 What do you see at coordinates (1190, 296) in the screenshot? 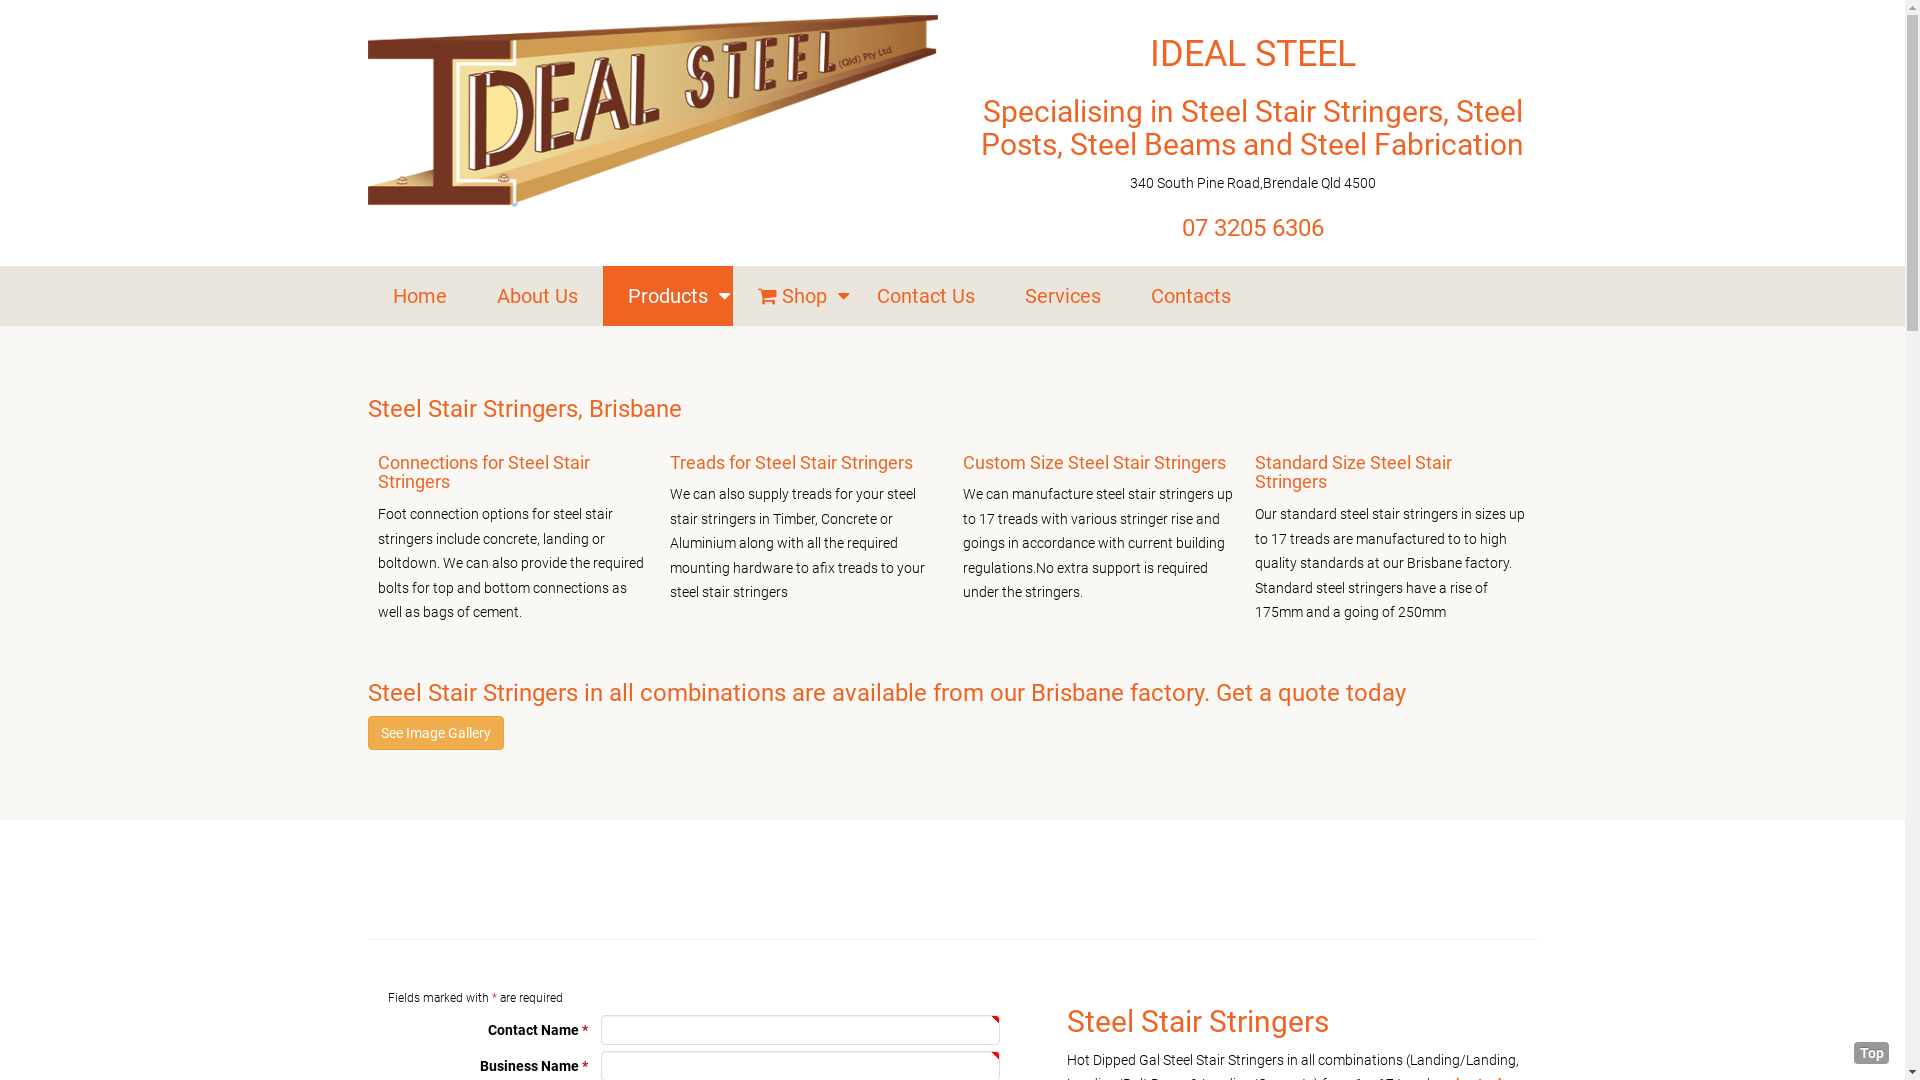
I see `'Contacts'` at bounding box center [1190, 296].